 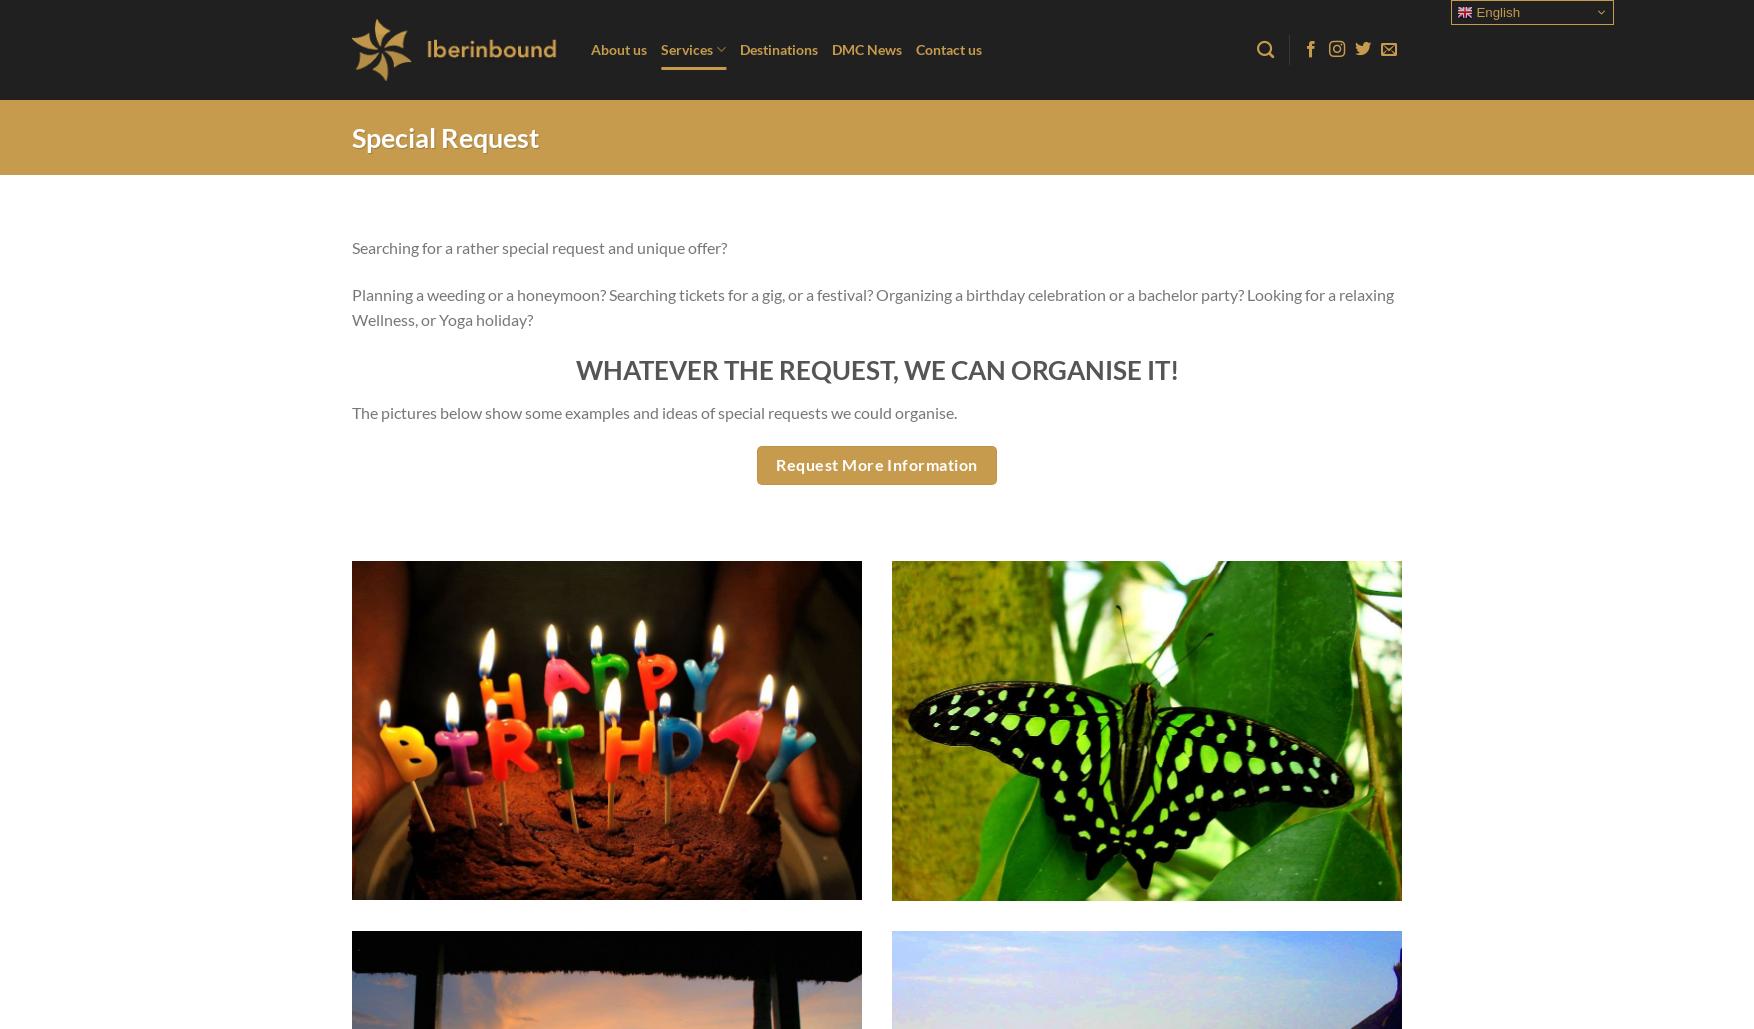 I want to click on 'About us', so click(x=617, y=49).